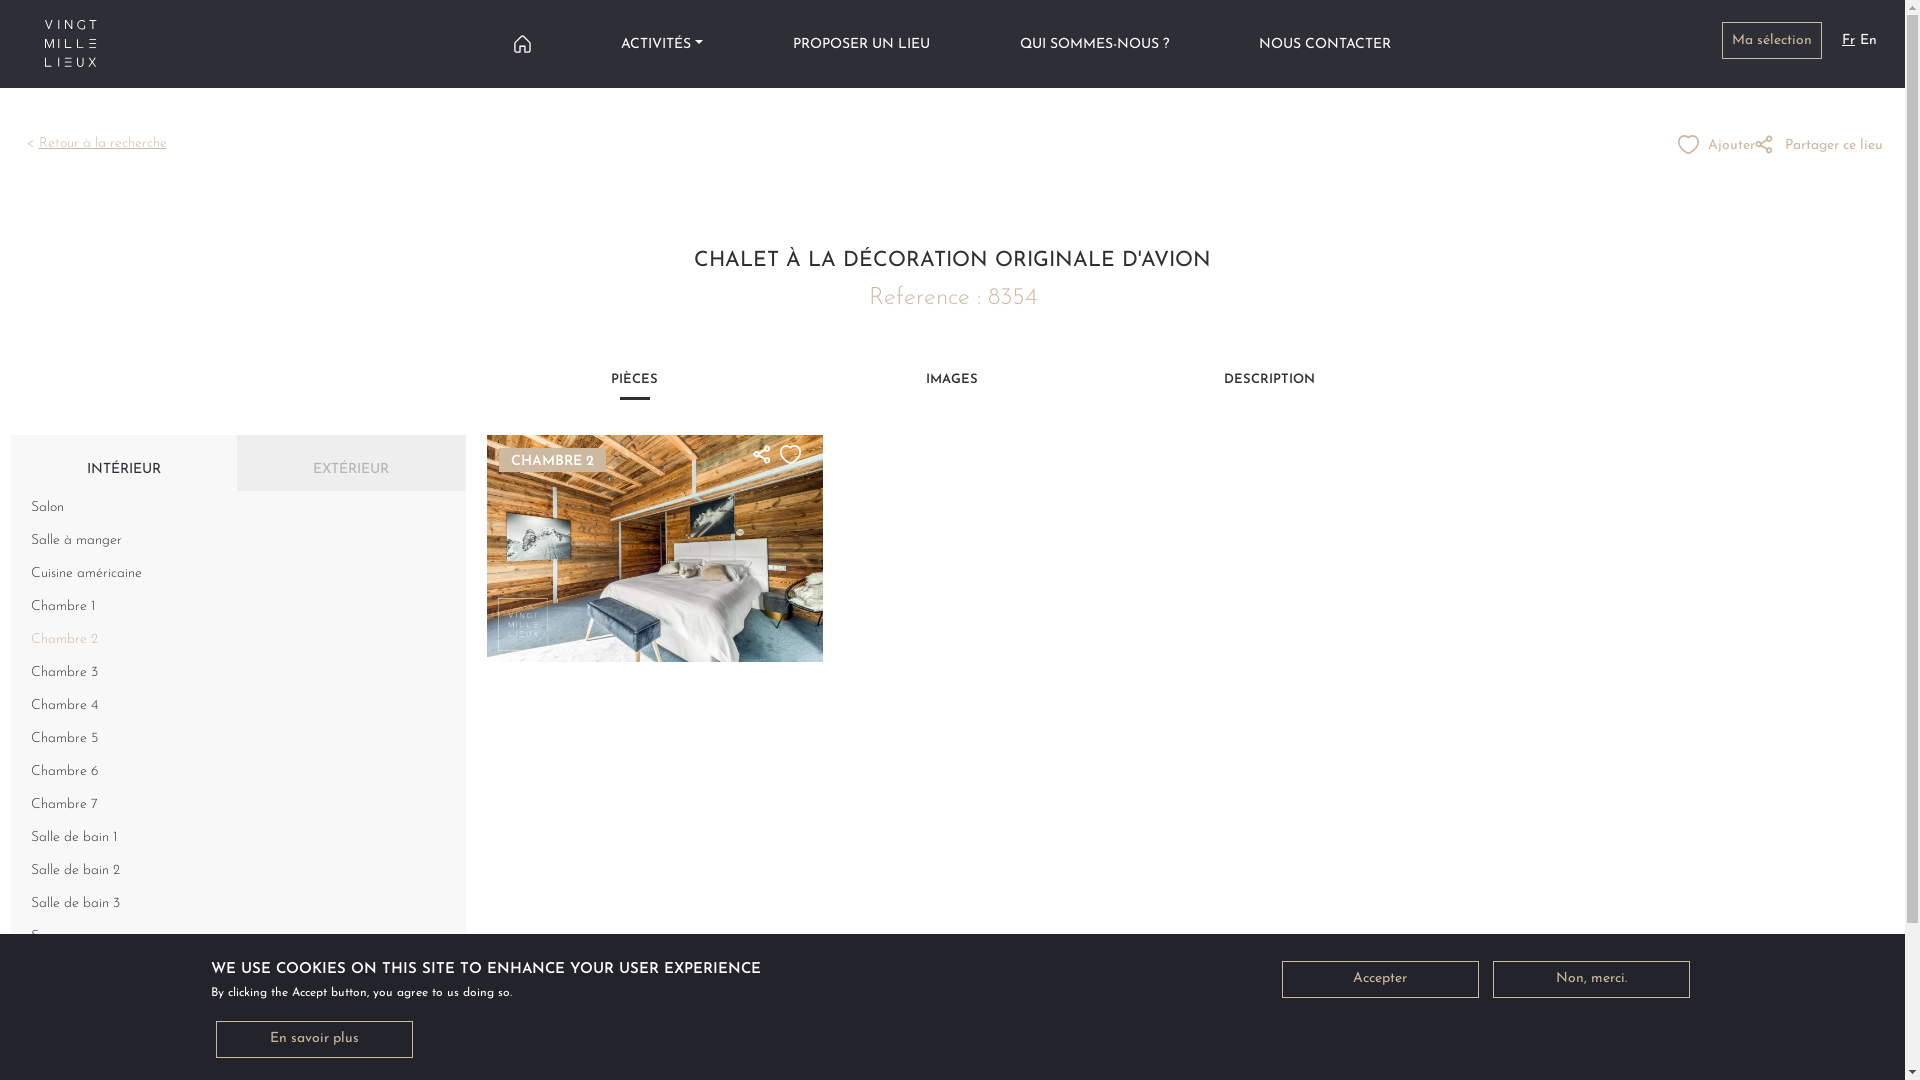 This screenshot has width=1920, height=1080. What do you see at coordinates (1715, 144) in the screenshot?
I see `'Ajouter'` at bounding box center [1715, 144].